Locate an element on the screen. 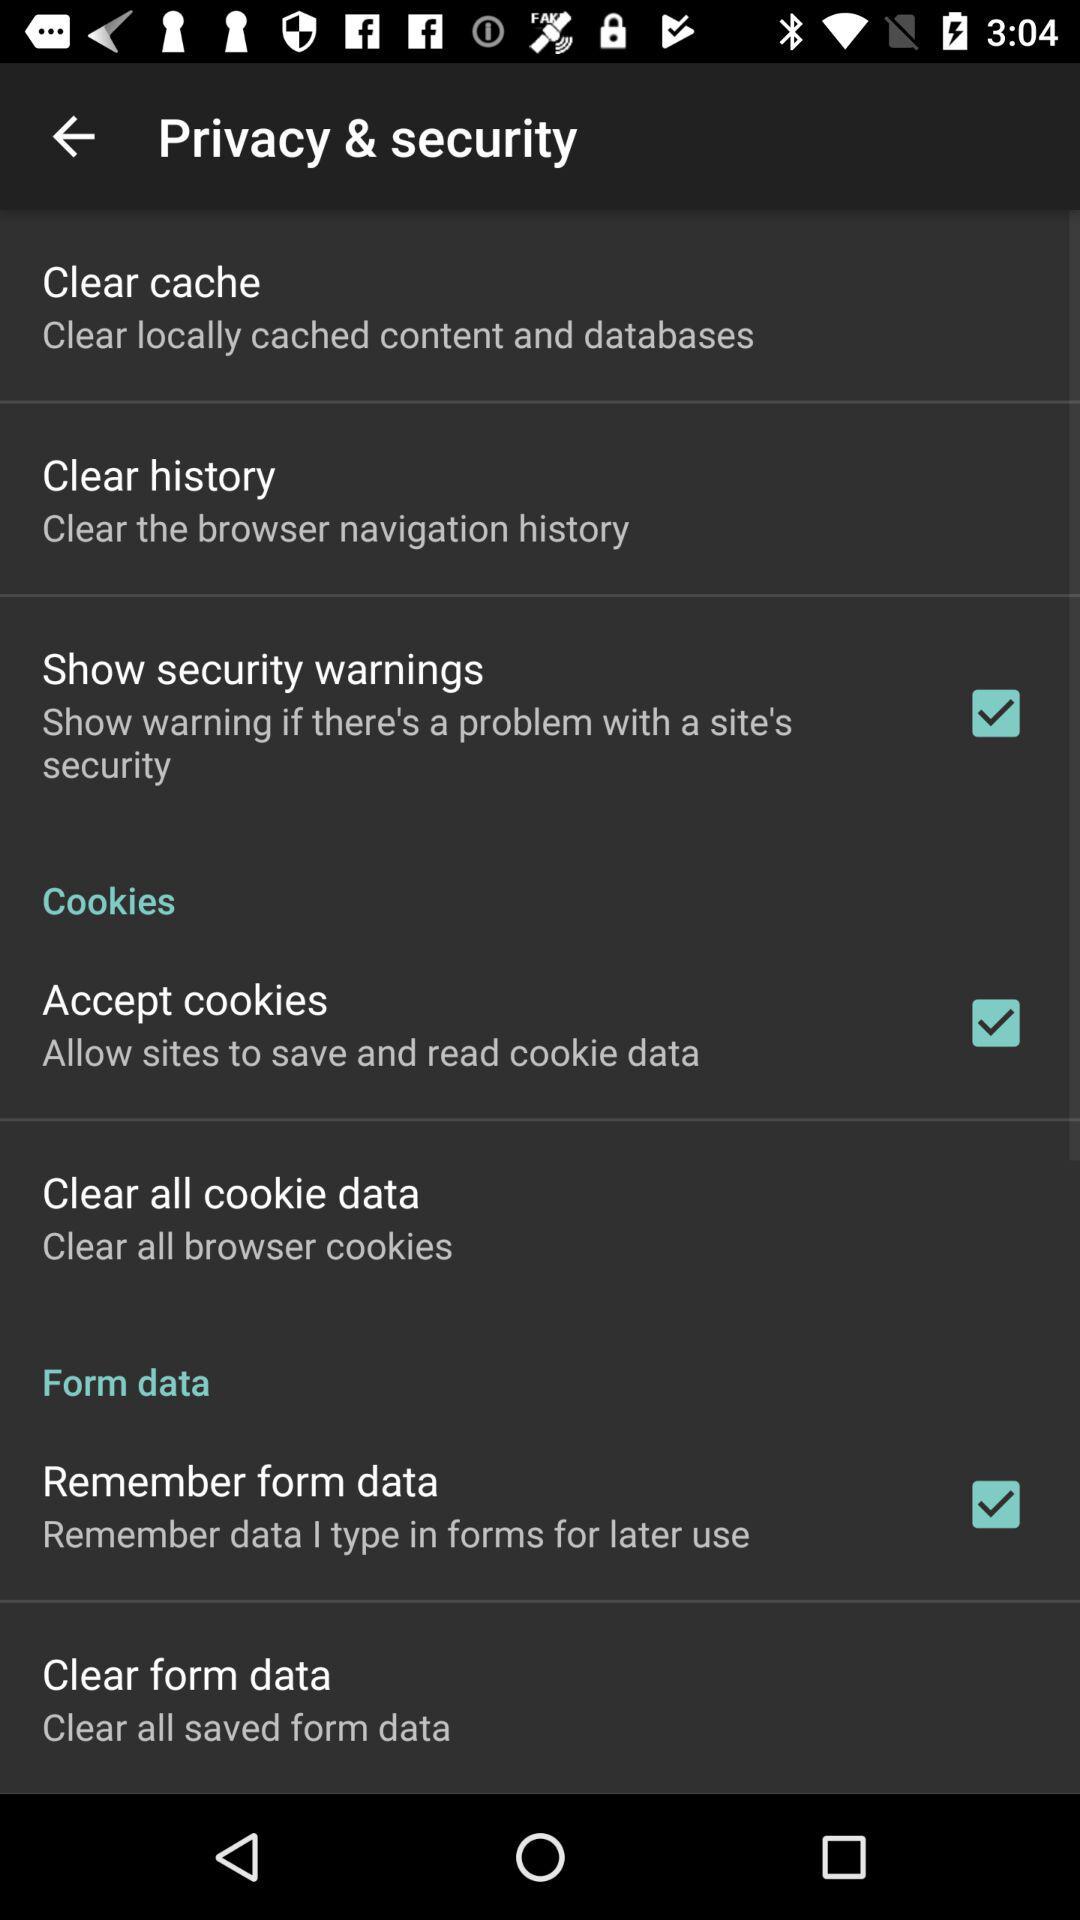 This screenshot has width=1080, height=1920. item below show security warnings is located at coordinates (477, 741).